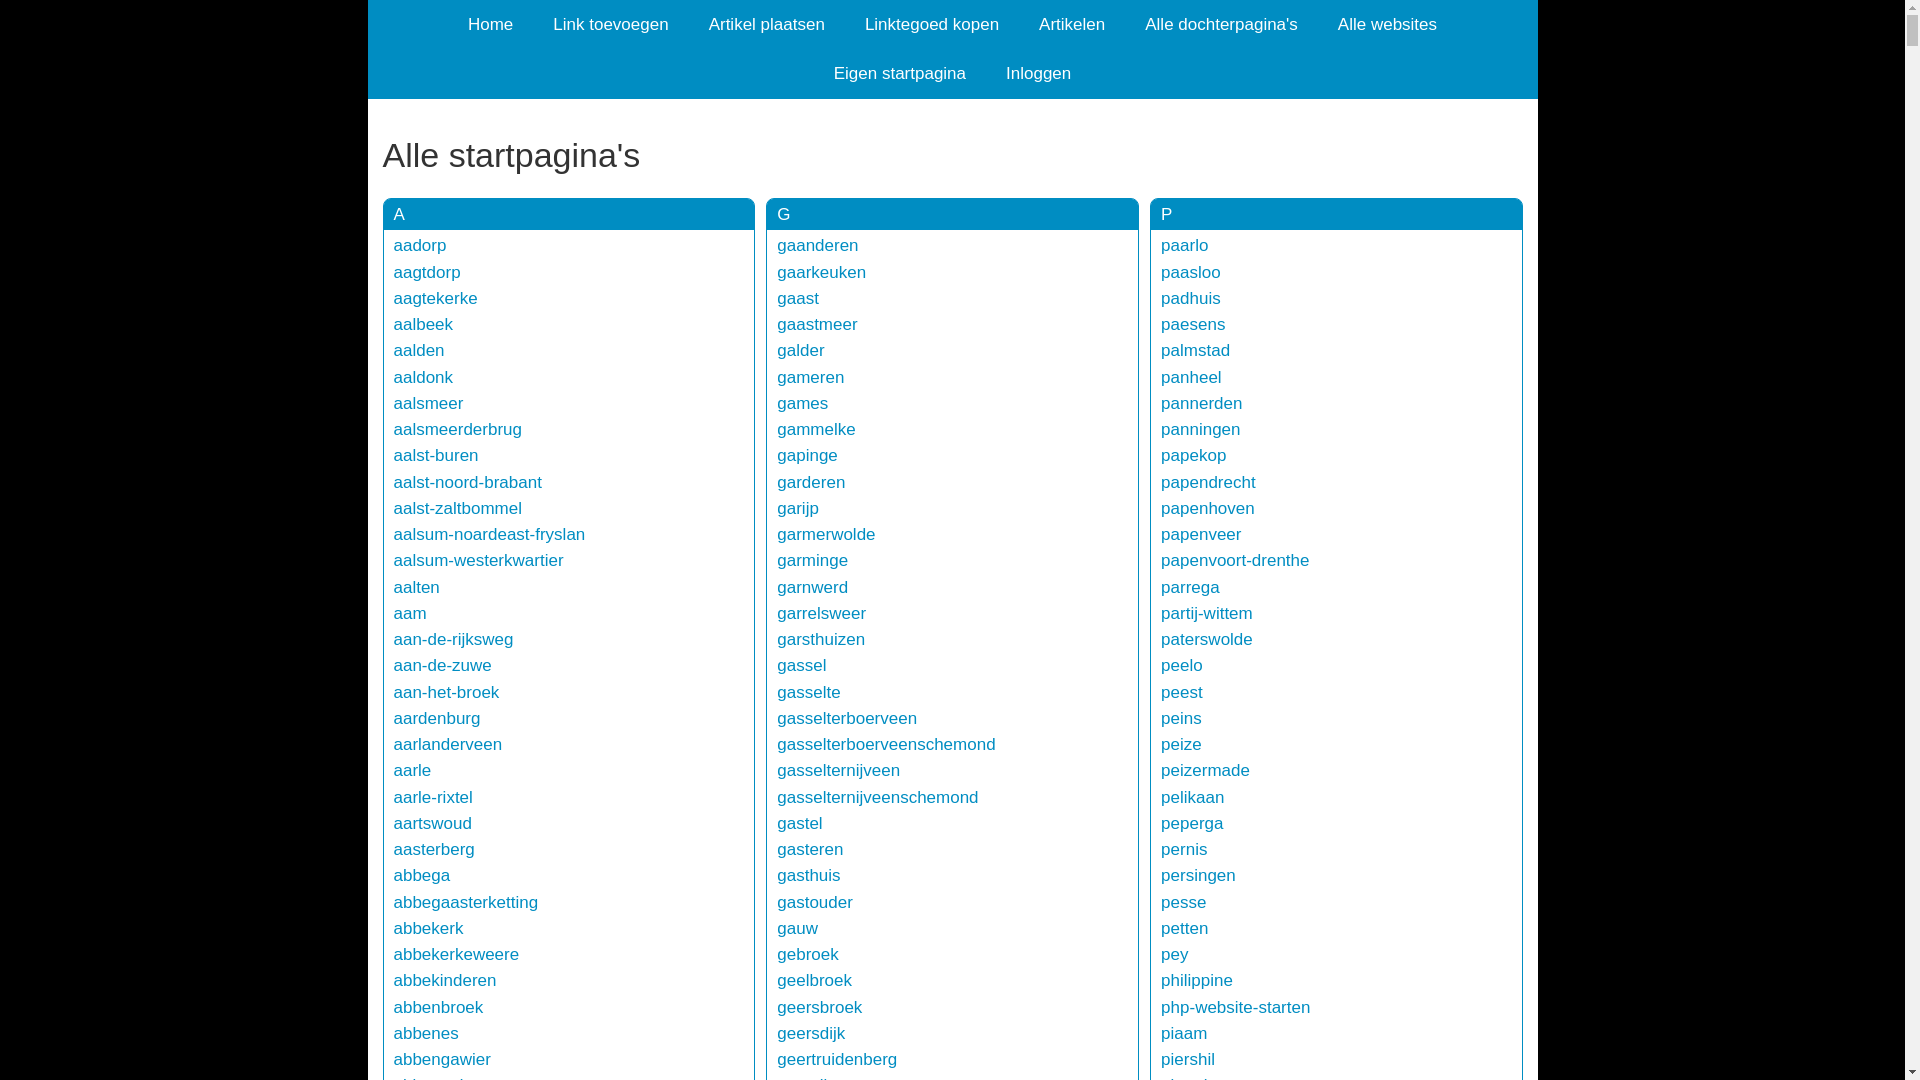 The width and height of the screenshot is (1920, 1080). What do you see at coordinates (1161, 612) in the screenshot?
I see `'partij-wittem'` at bounding box center [1161, 612].